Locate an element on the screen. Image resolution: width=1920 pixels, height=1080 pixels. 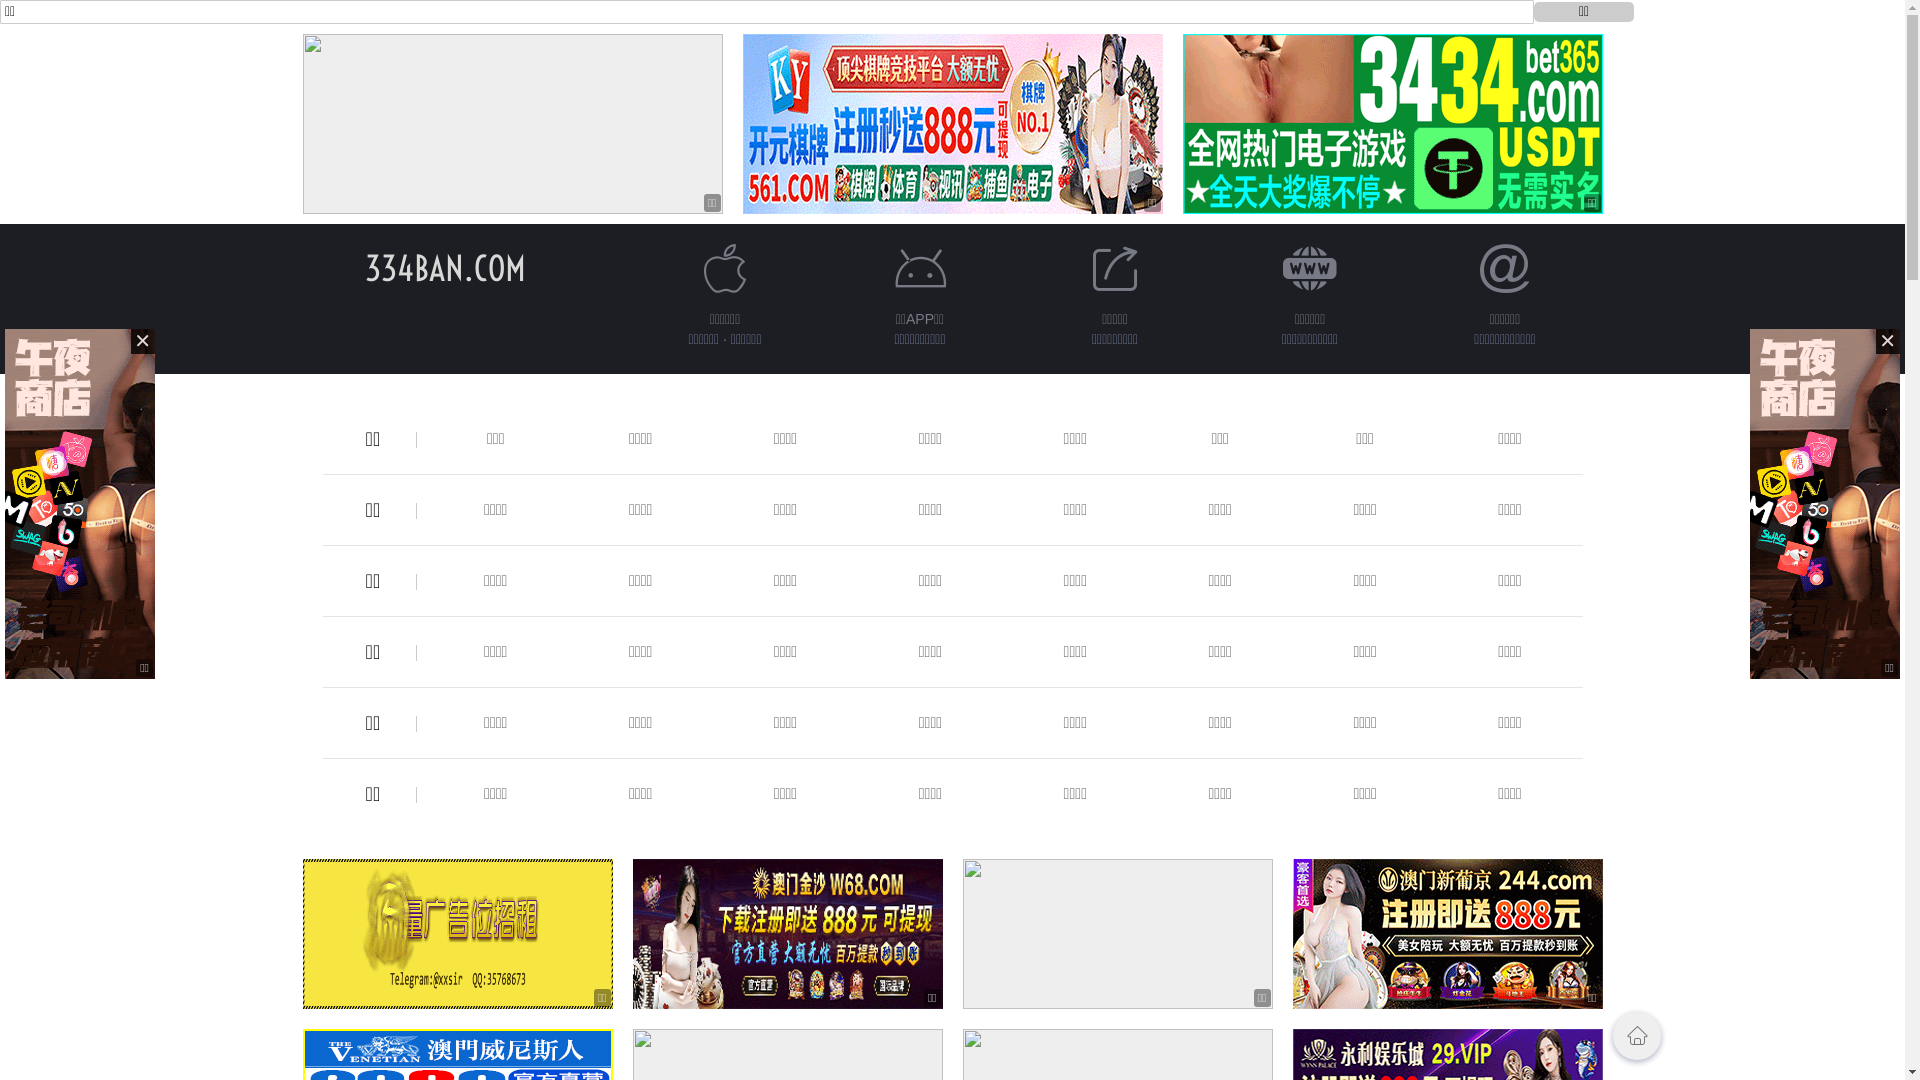
'334BAN.COM' is located at coordinates (364, 267).